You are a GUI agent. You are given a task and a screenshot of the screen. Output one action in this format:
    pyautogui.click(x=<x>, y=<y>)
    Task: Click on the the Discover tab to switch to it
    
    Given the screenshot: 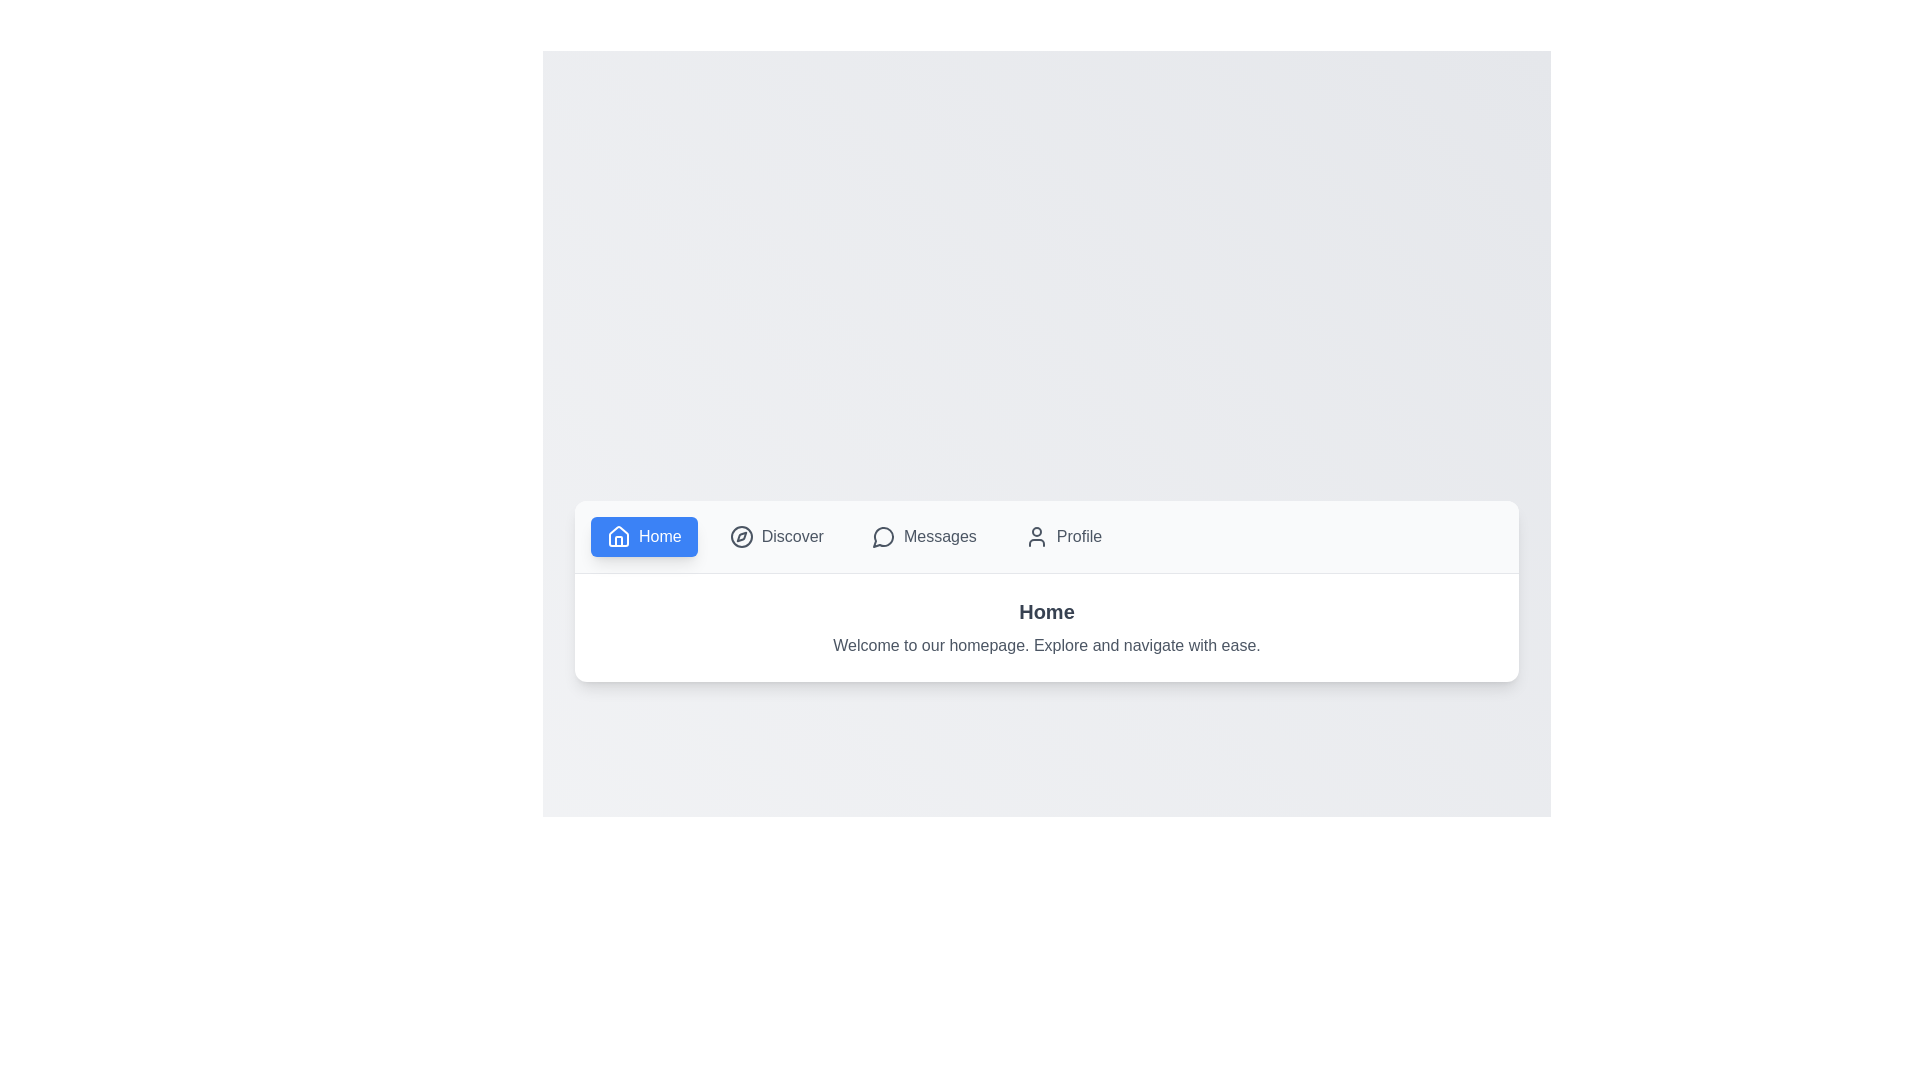 What is the action you would take?
    pyautogui.click(x=775, y=535)
    